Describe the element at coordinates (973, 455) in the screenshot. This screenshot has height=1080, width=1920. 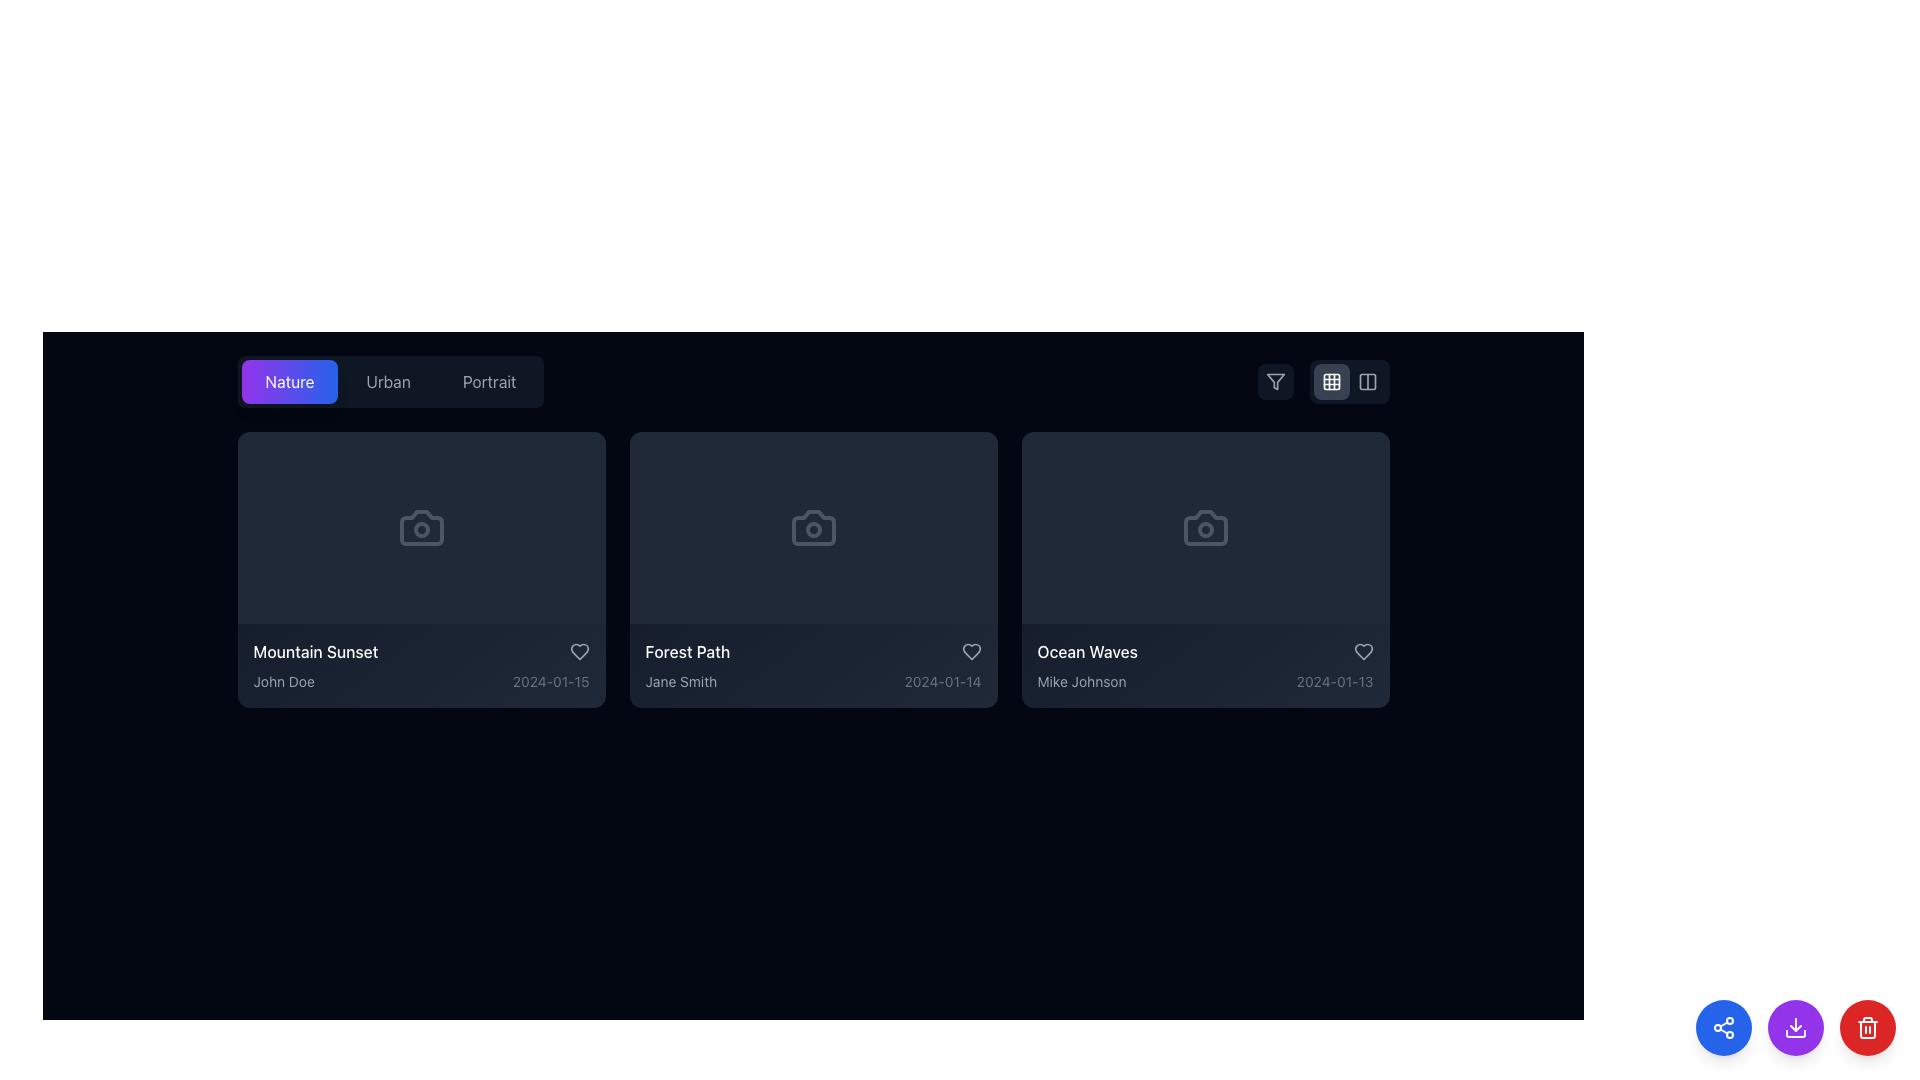
I see `the button located at the top-right position of the second card in a horizontal list` at that location.